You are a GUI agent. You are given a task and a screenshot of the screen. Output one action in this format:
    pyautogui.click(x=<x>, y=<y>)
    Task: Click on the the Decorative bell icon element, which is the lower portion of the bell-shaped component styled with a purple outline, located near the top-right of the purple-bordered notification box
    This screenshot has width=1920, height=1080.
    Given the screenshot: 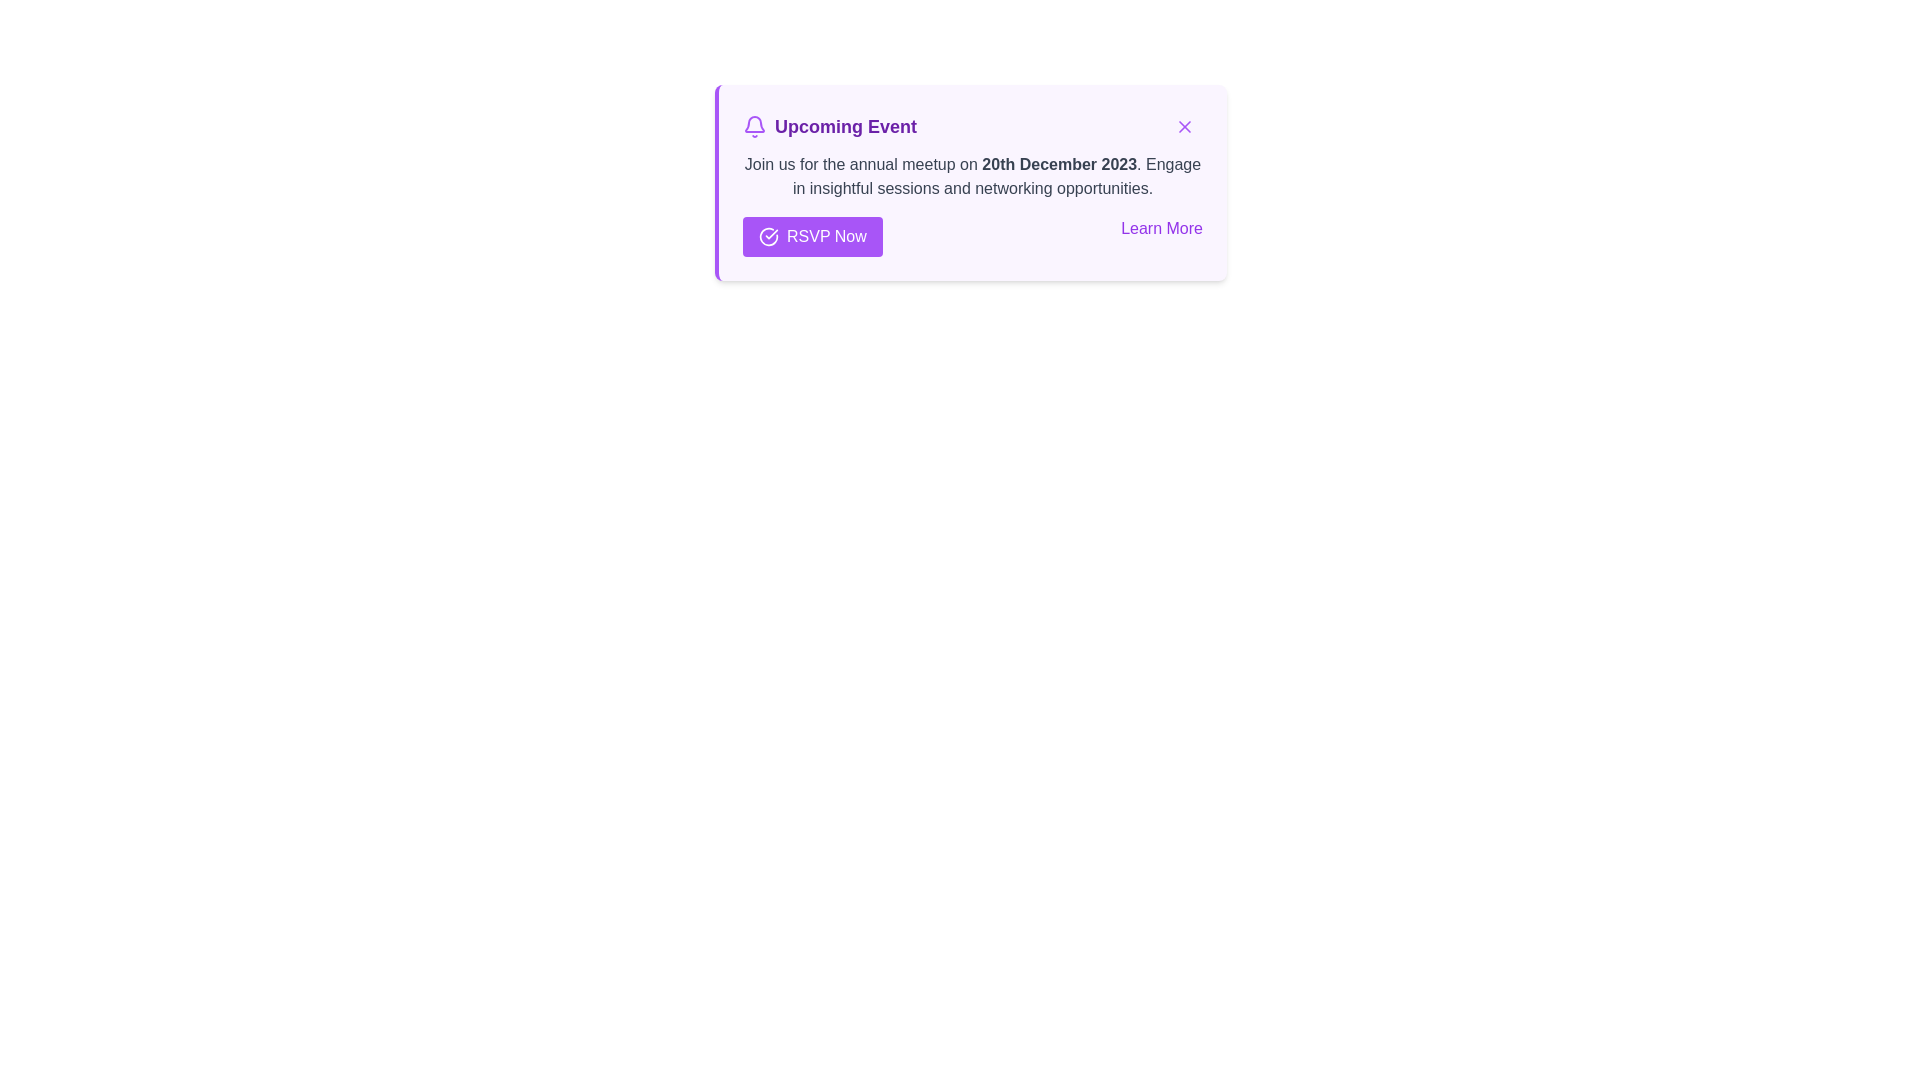 What is the action you would take?
    pyautogui.click(x=753, y=124)
    